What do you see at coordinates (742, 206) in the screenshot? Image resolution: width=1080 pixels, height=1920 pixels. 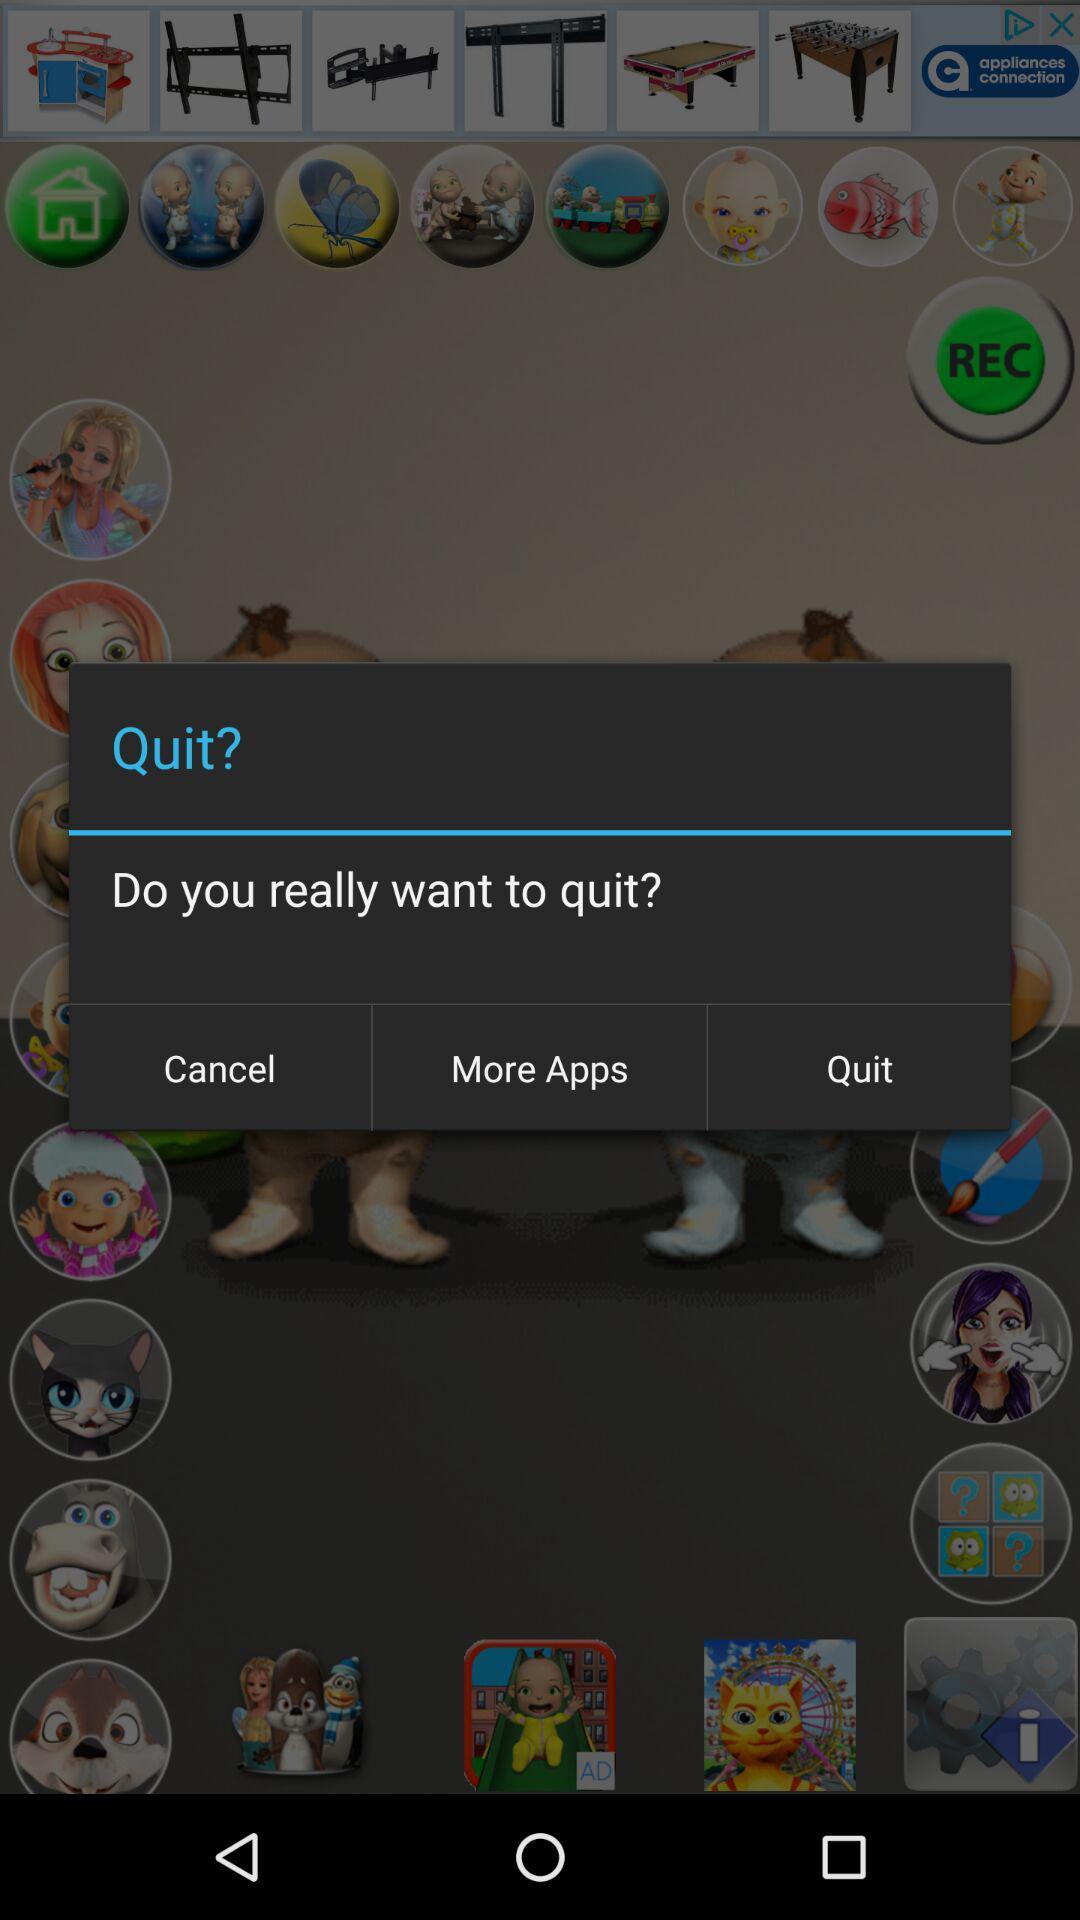 I see `image to be descriptive on left` at bounding box center [742, 206].